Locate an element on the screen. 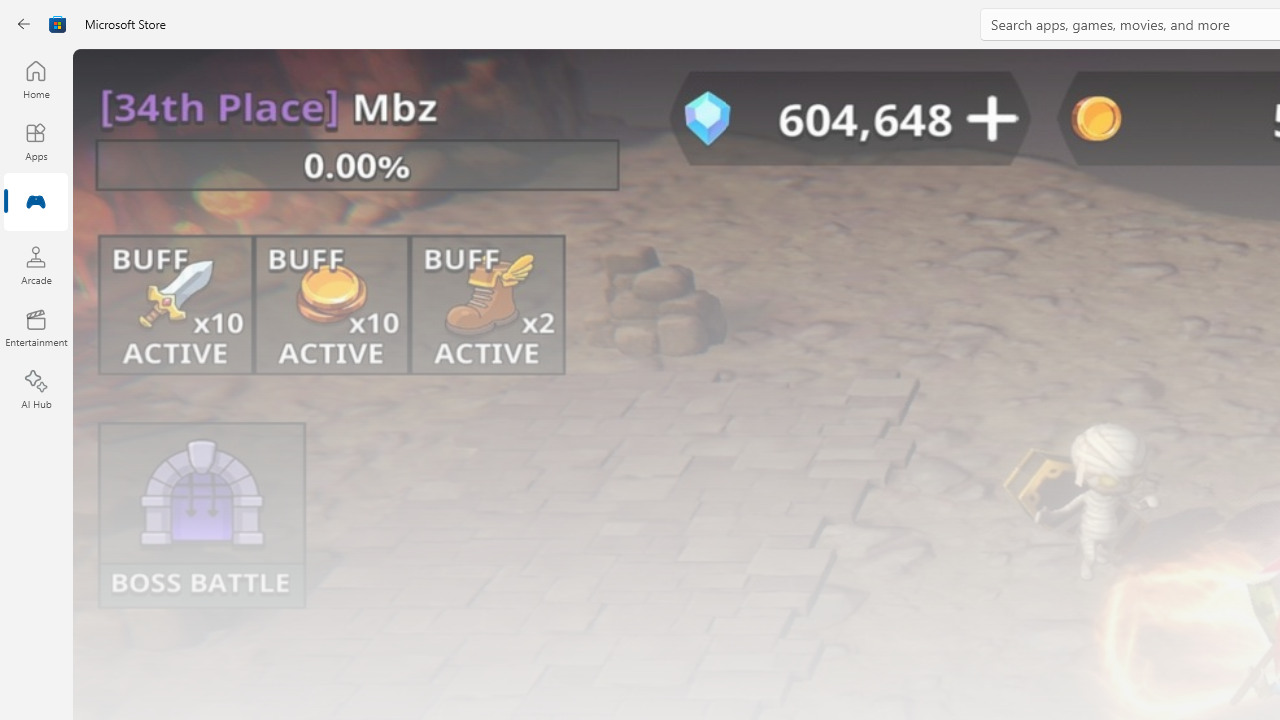  'Back' is located at coordinates (24, 24).